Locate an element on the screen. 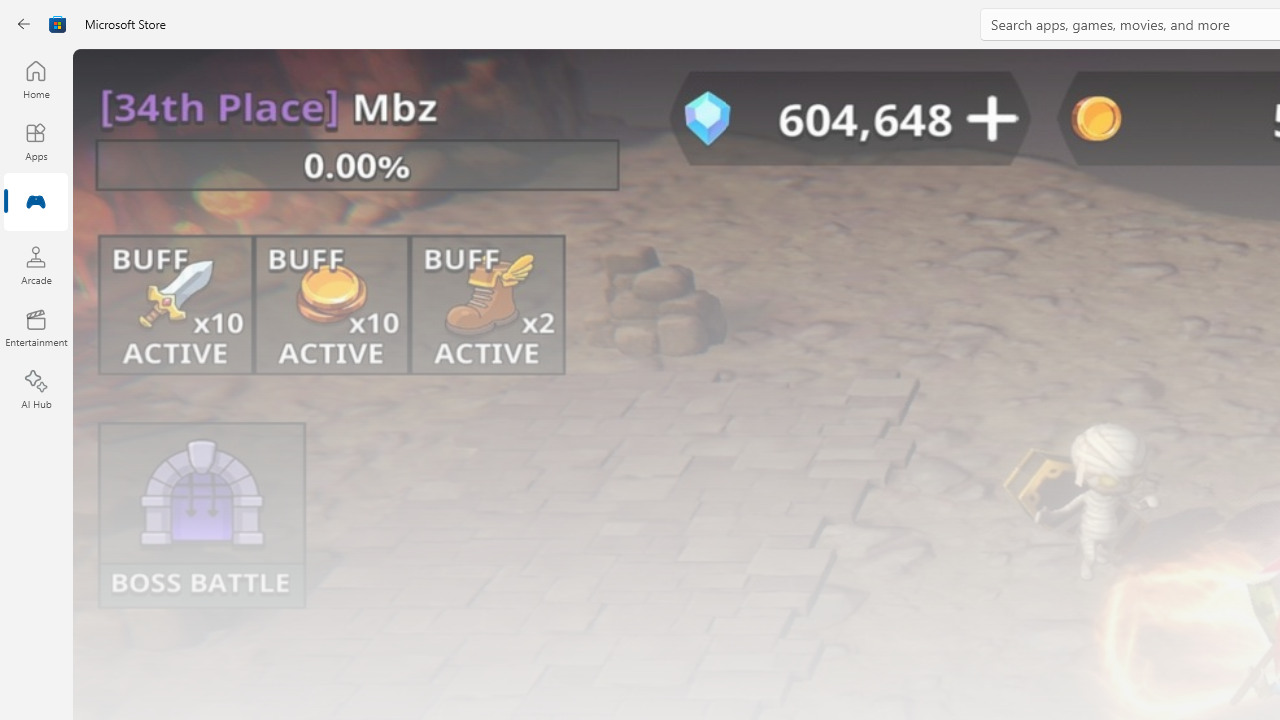  'Back' is located at coordinates (24, 24).